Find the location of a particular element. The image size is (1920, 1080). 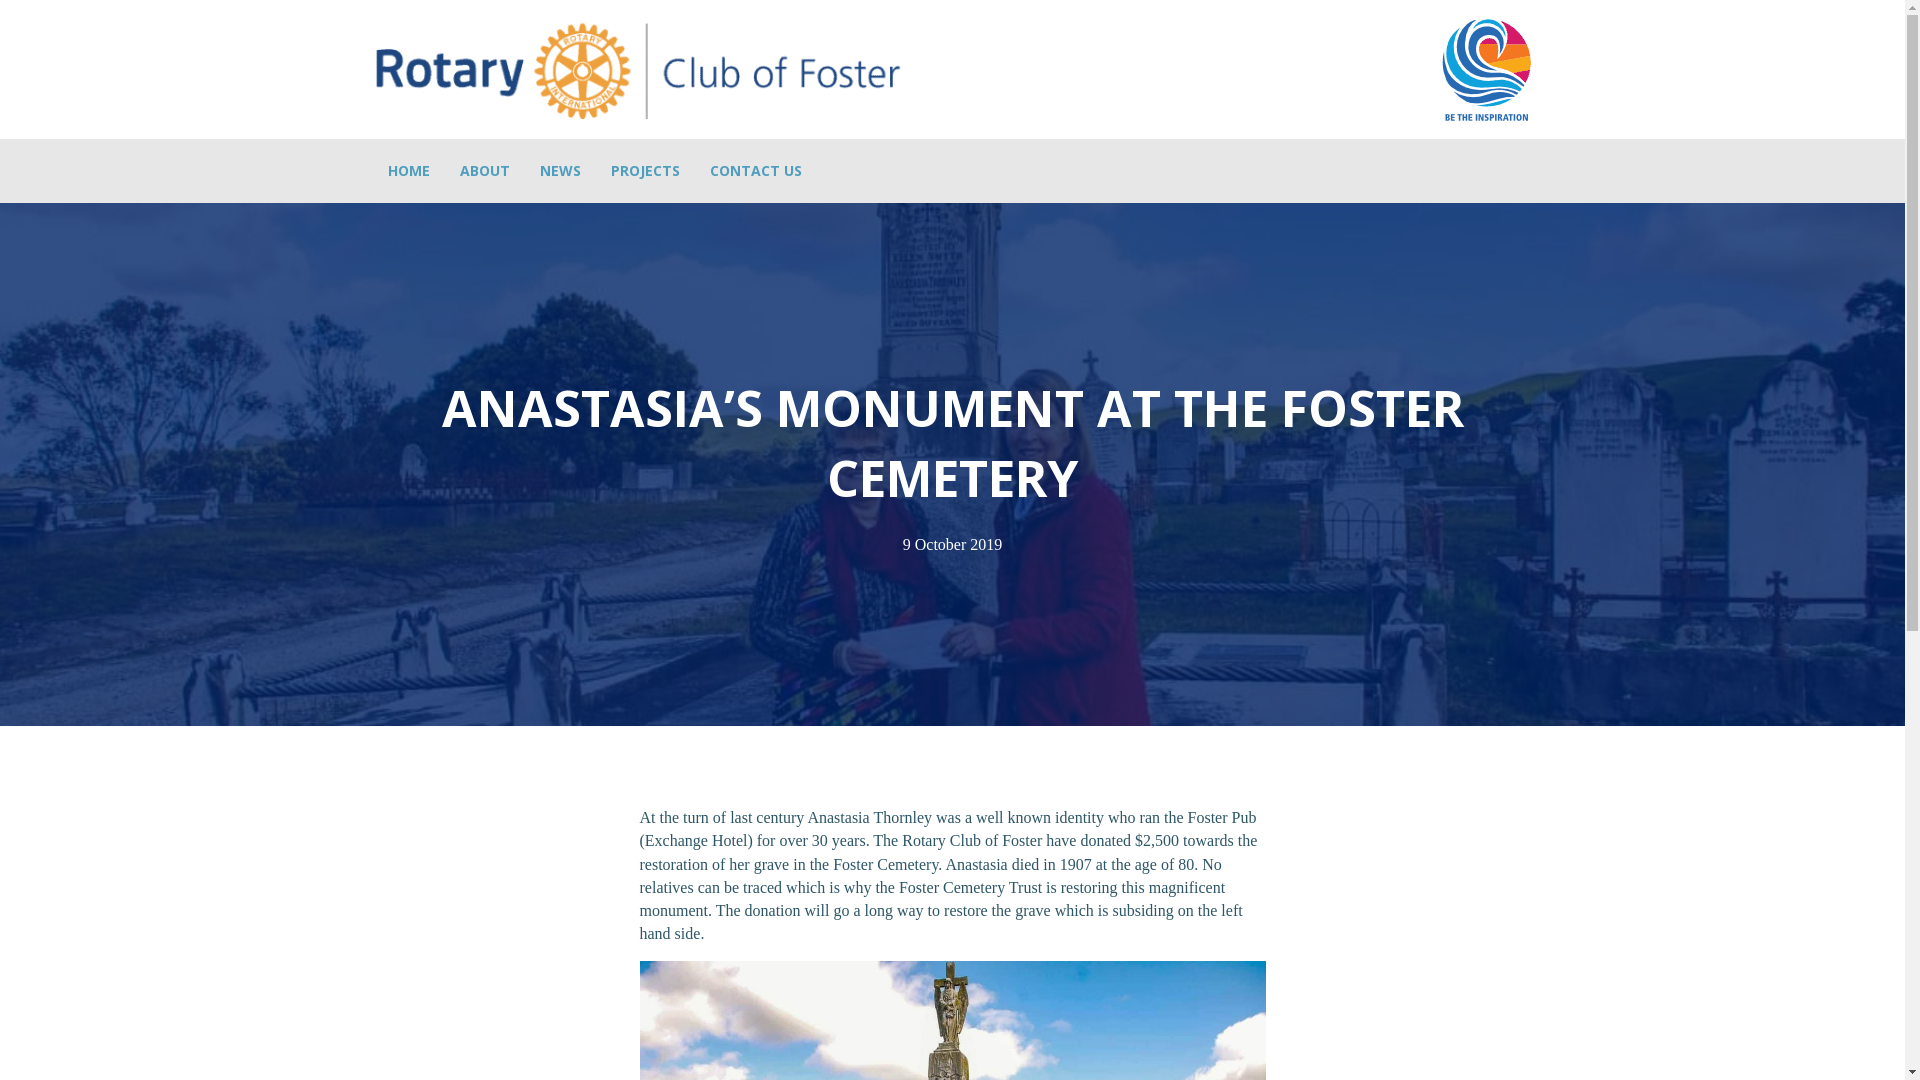

'HOME' is located at coordinates (407, 169).